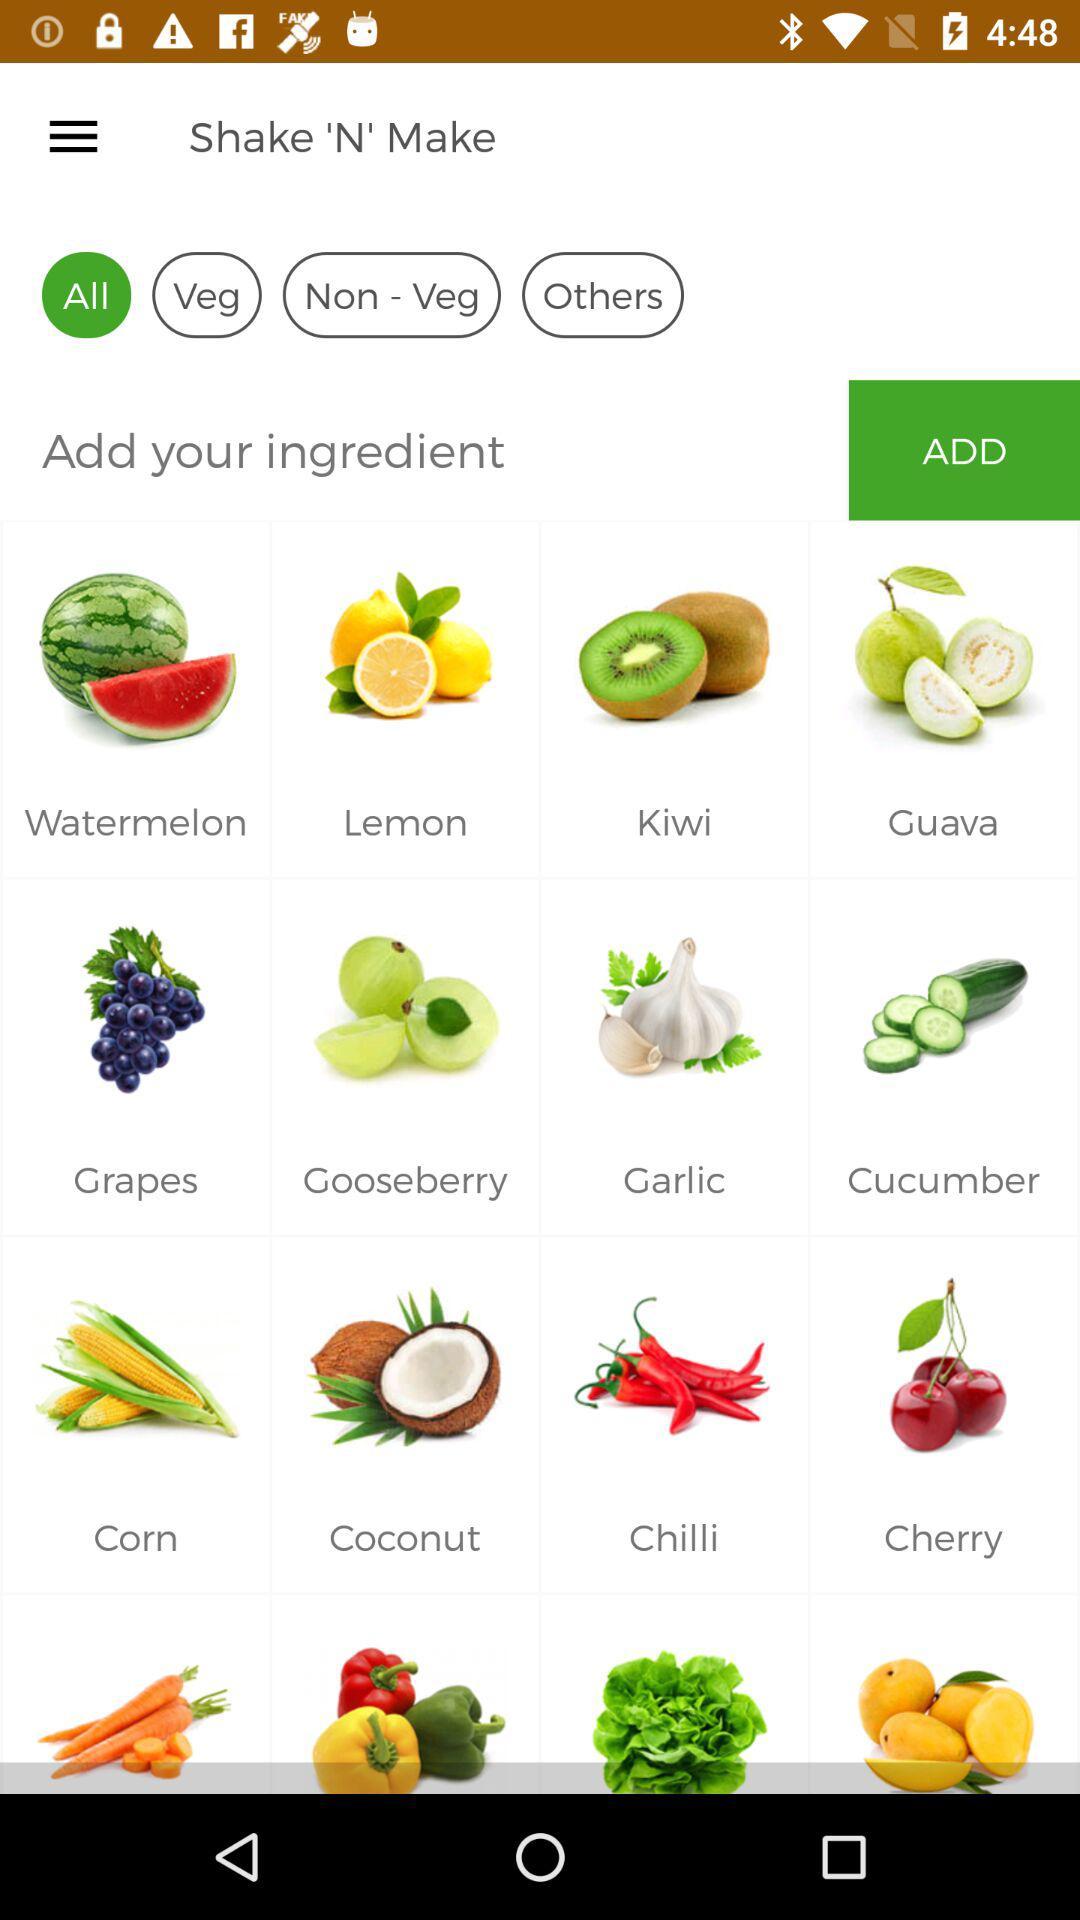  What do you see at coordinates (72, 135) in the screenshot?
I see `menu sidebar` at bounding box center [72, 135].